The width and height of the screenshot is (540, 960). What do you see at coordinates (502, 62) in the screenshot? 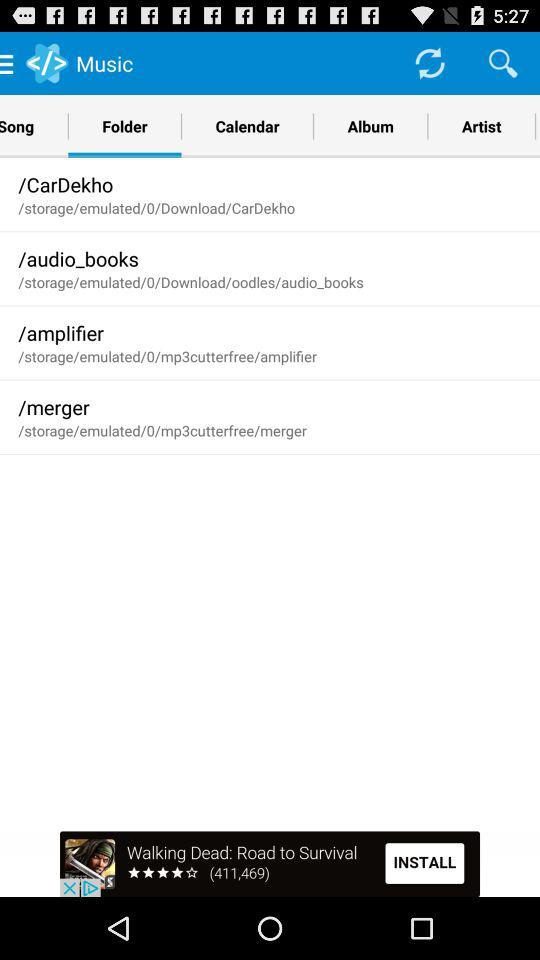
I see `search` at bounding box center [502, 62].